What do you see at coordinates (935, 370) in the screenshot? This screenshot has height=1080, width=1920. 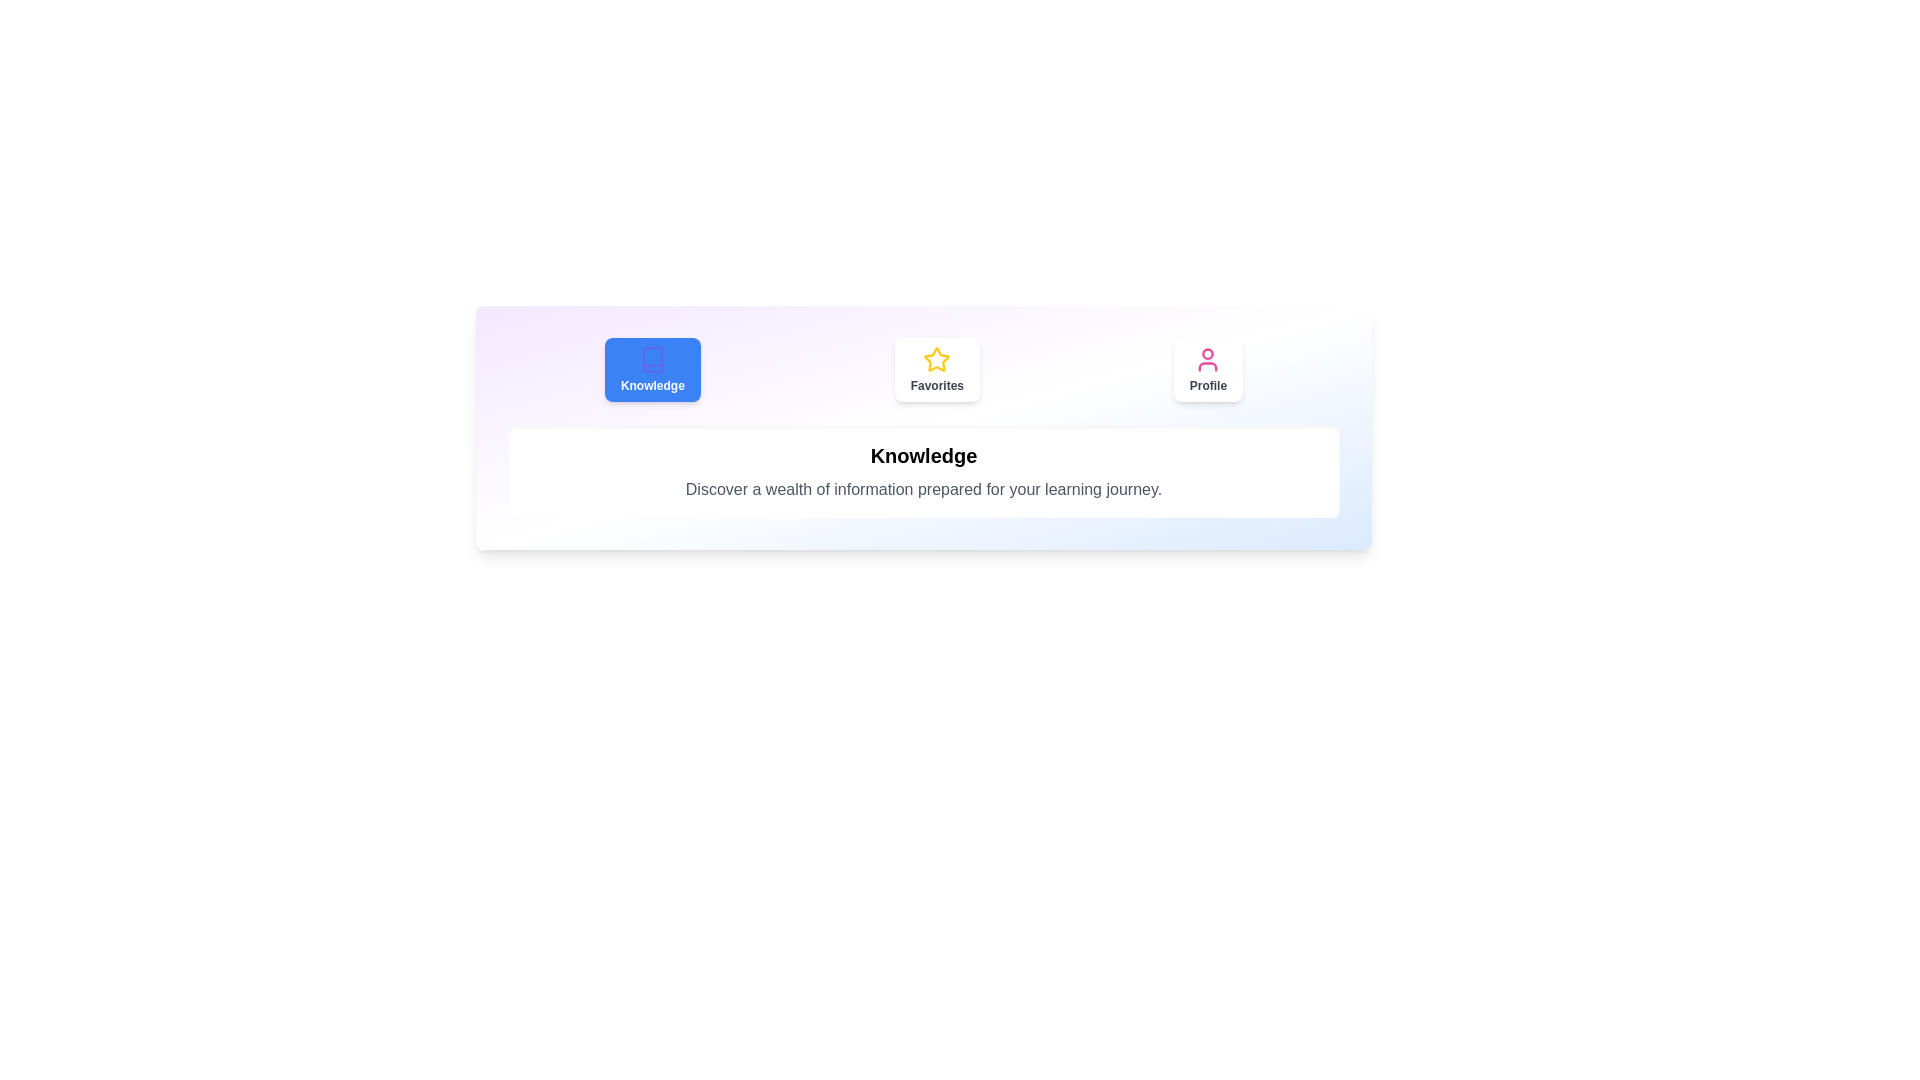 I see `the Favorites tab` at bounding box center [935, 370].